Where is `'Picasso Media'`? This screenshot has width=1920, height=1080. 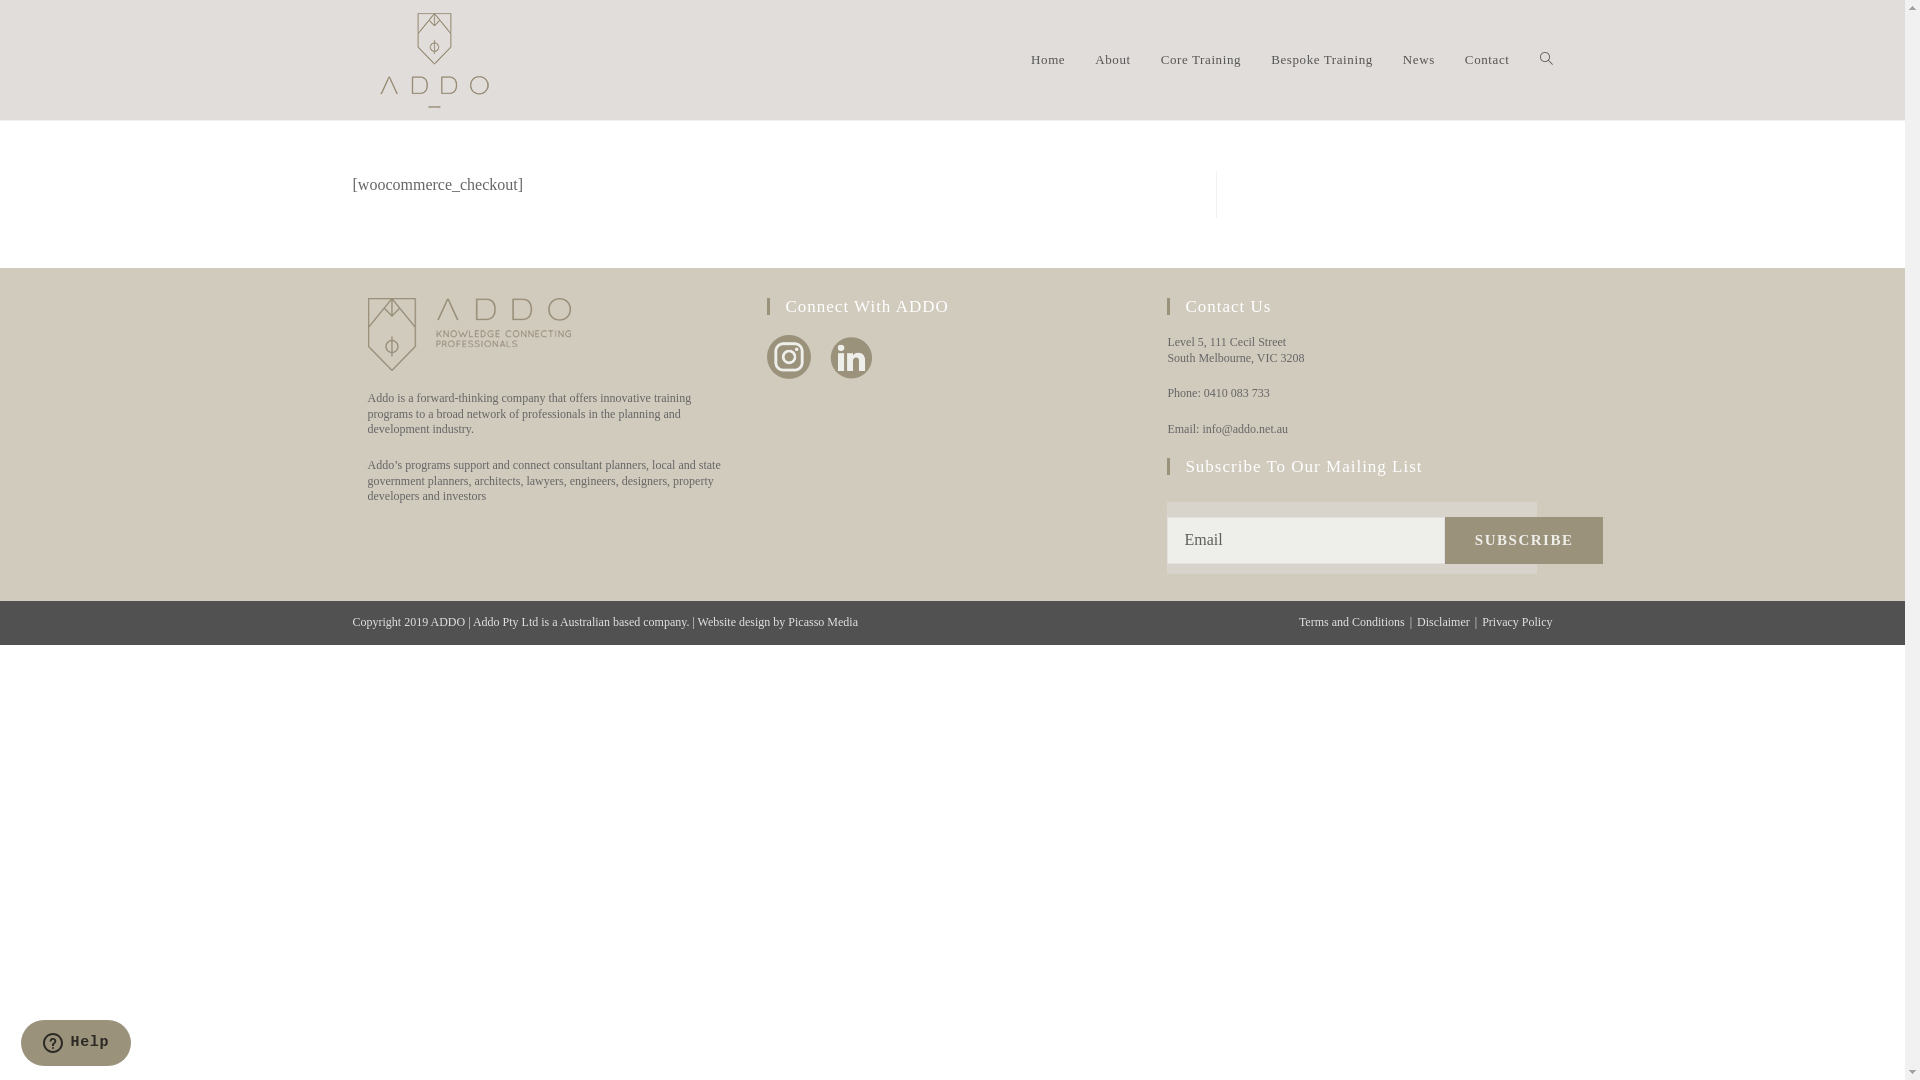
'Picasso Media' is located at coordinates (822, 620).